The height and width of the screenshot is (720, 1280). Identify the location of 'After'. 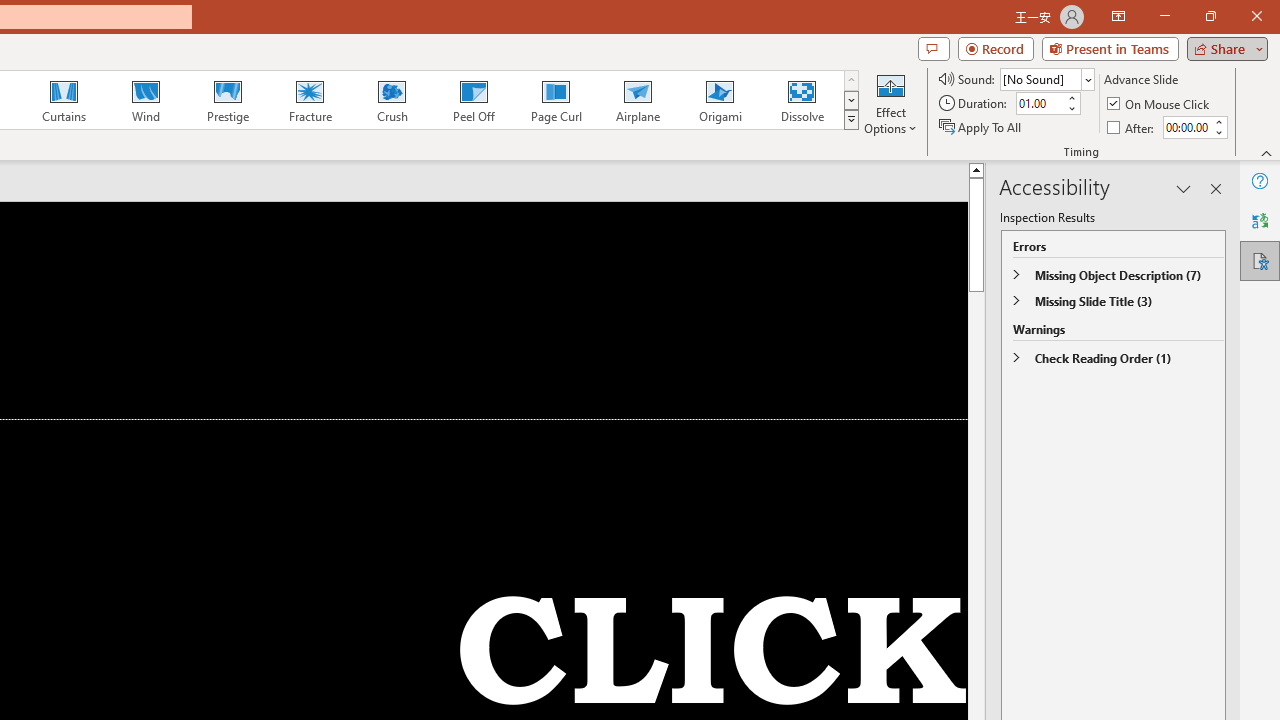
(1132, 127).